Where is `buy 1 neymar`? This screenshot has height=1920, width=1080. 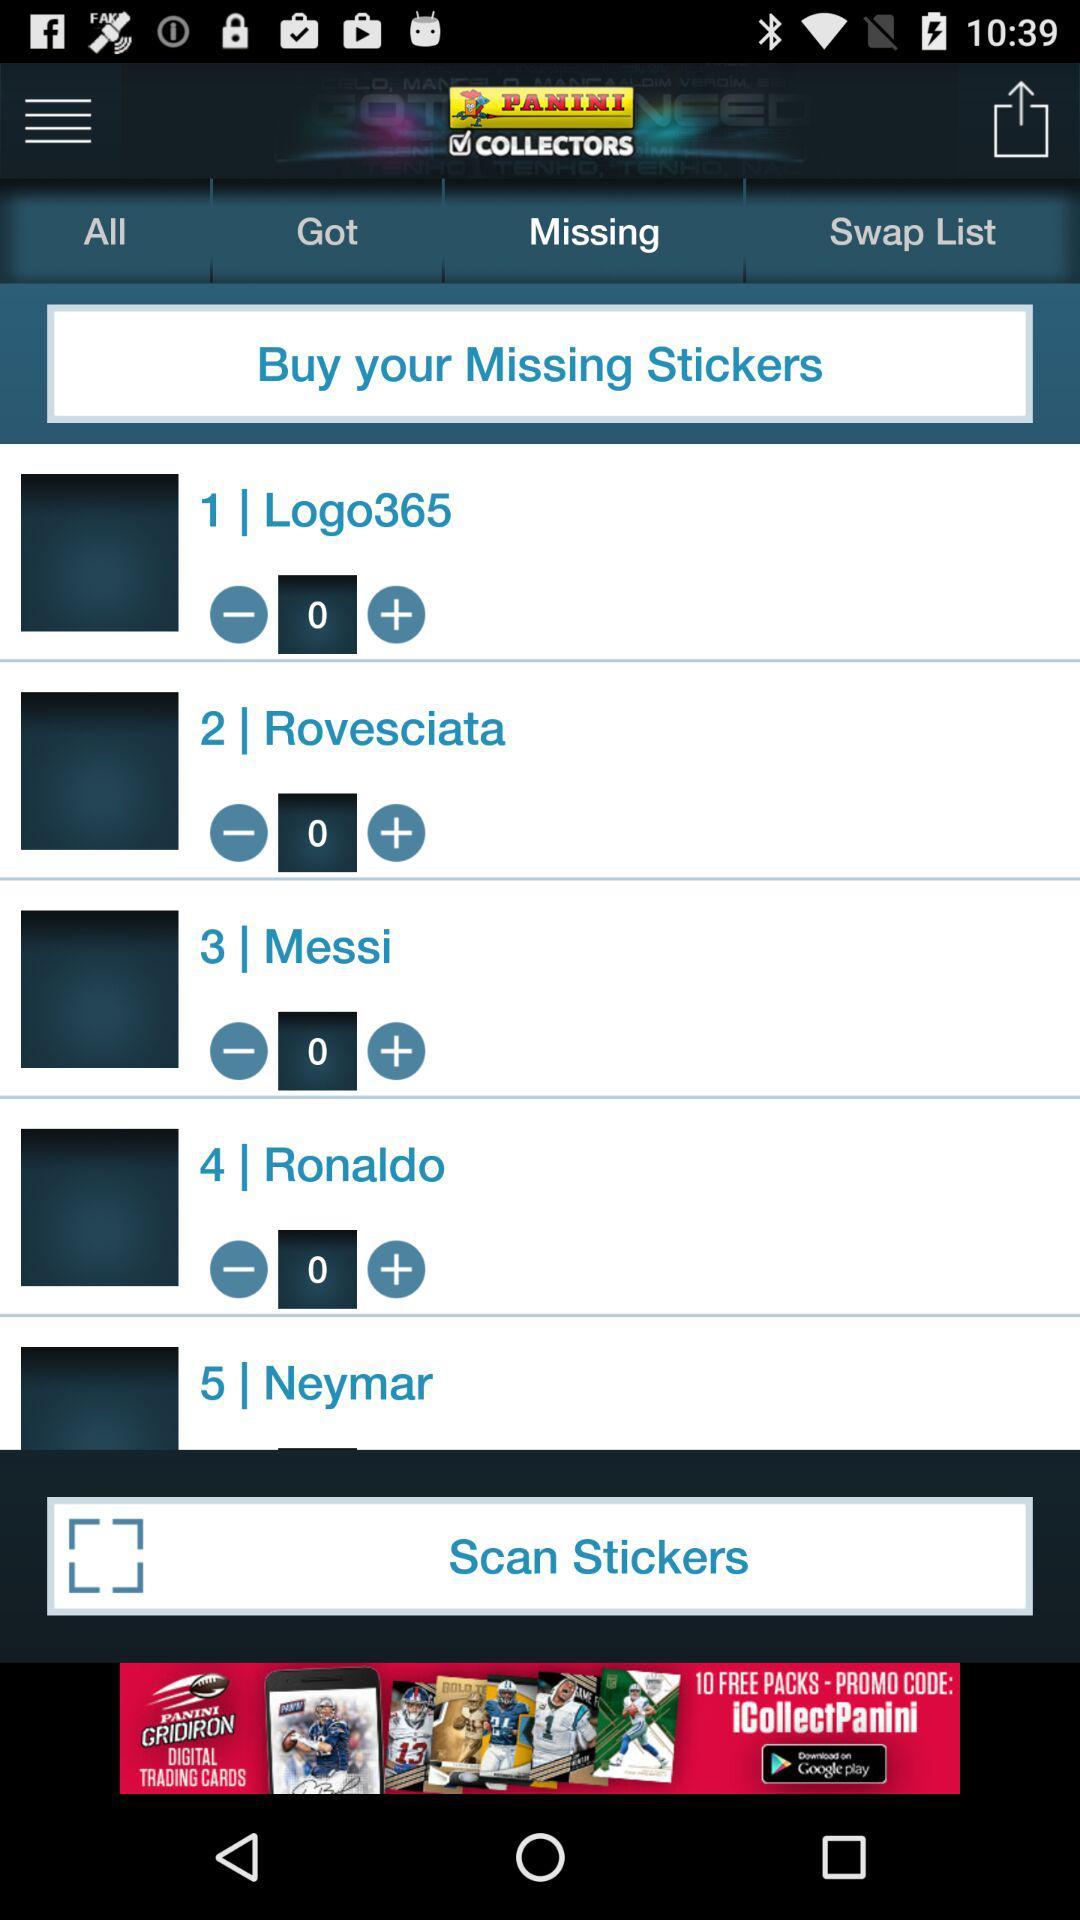
buy 1 neymar is located at coordinates (396, 1449).